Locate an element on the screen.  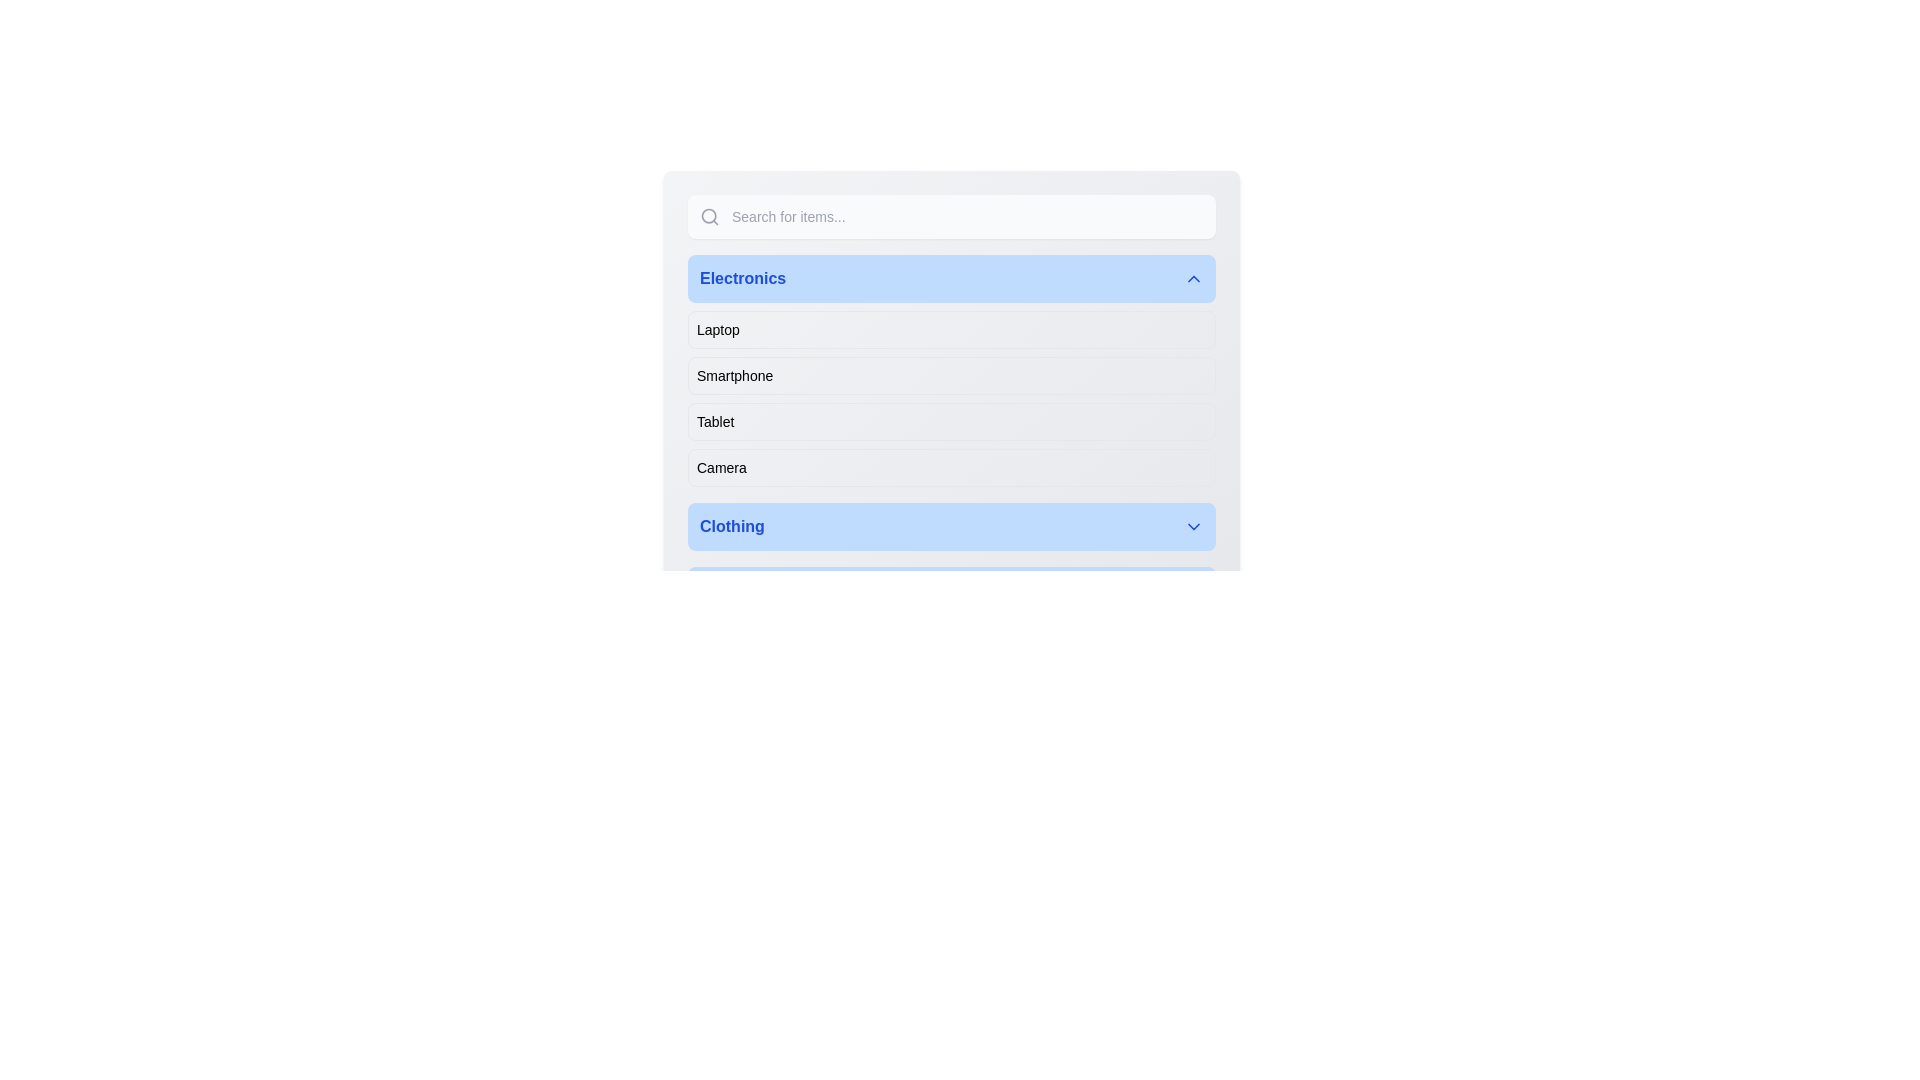
the circular part of the magnifying glass icon located within the left margin of the search field at the top of the UI is located at coordinates (709, 216).